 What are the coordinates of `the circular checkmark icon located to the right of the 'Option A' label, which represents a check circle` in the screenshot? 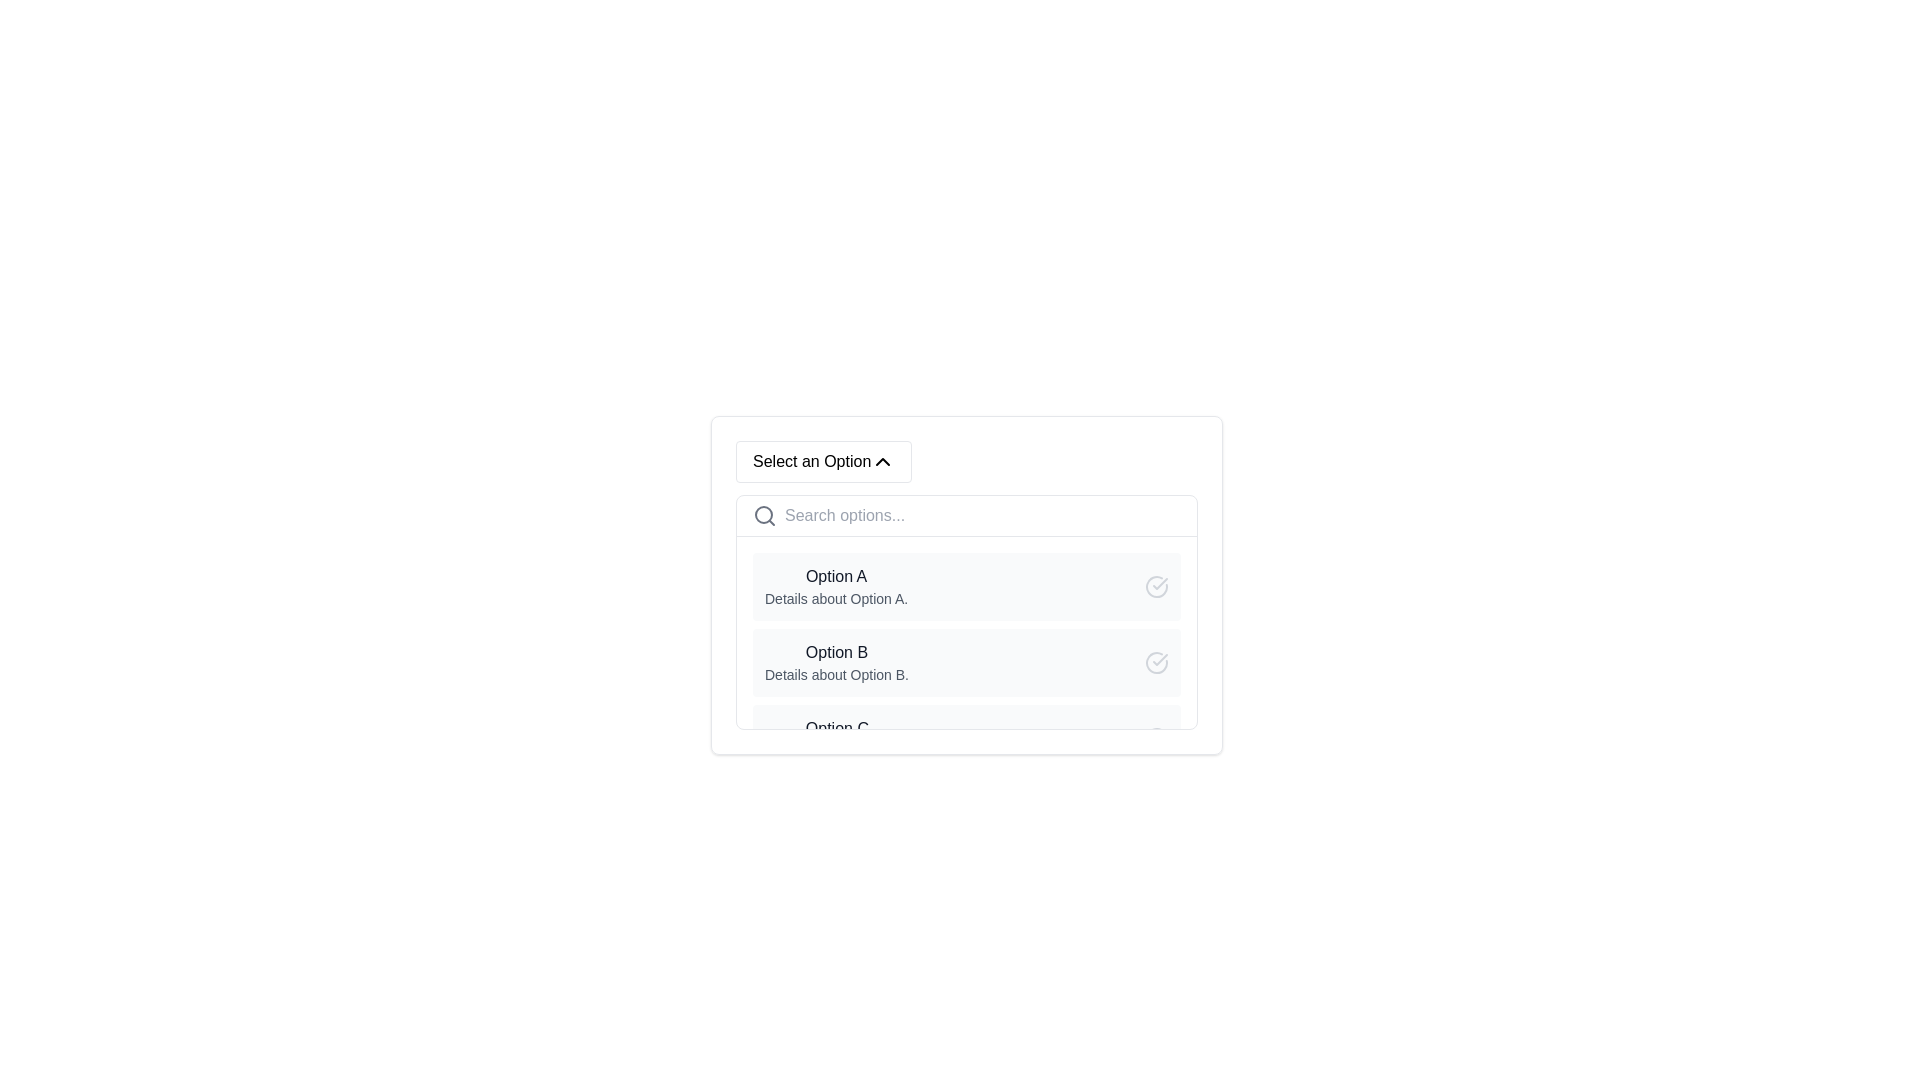 It's located at (1156, 585).